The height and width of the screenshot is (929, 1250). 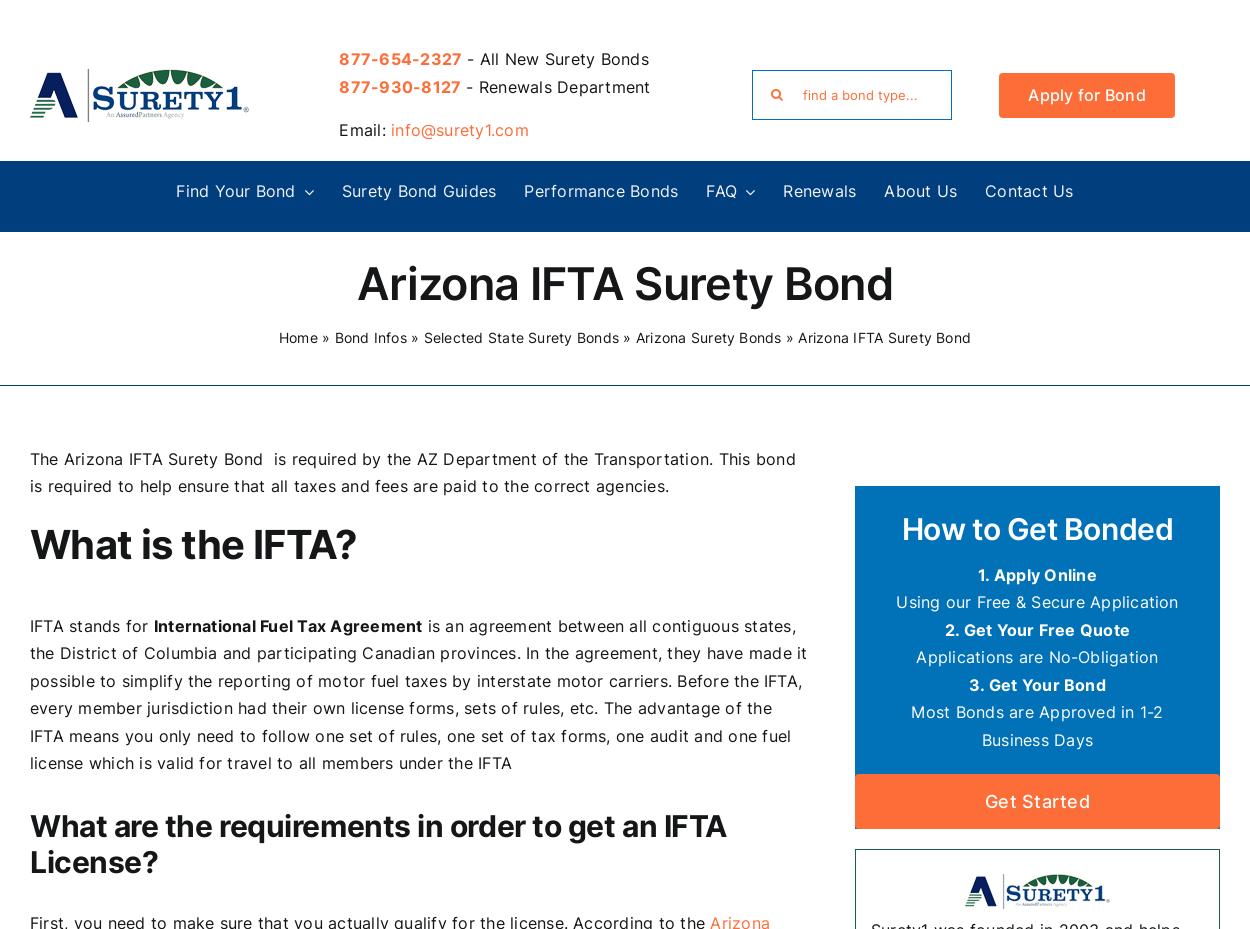 What do you see at coordinates (125, 719) in the screenshot?
I see `'Oregon Surety Bonds'` at bounding box center [125, 719].